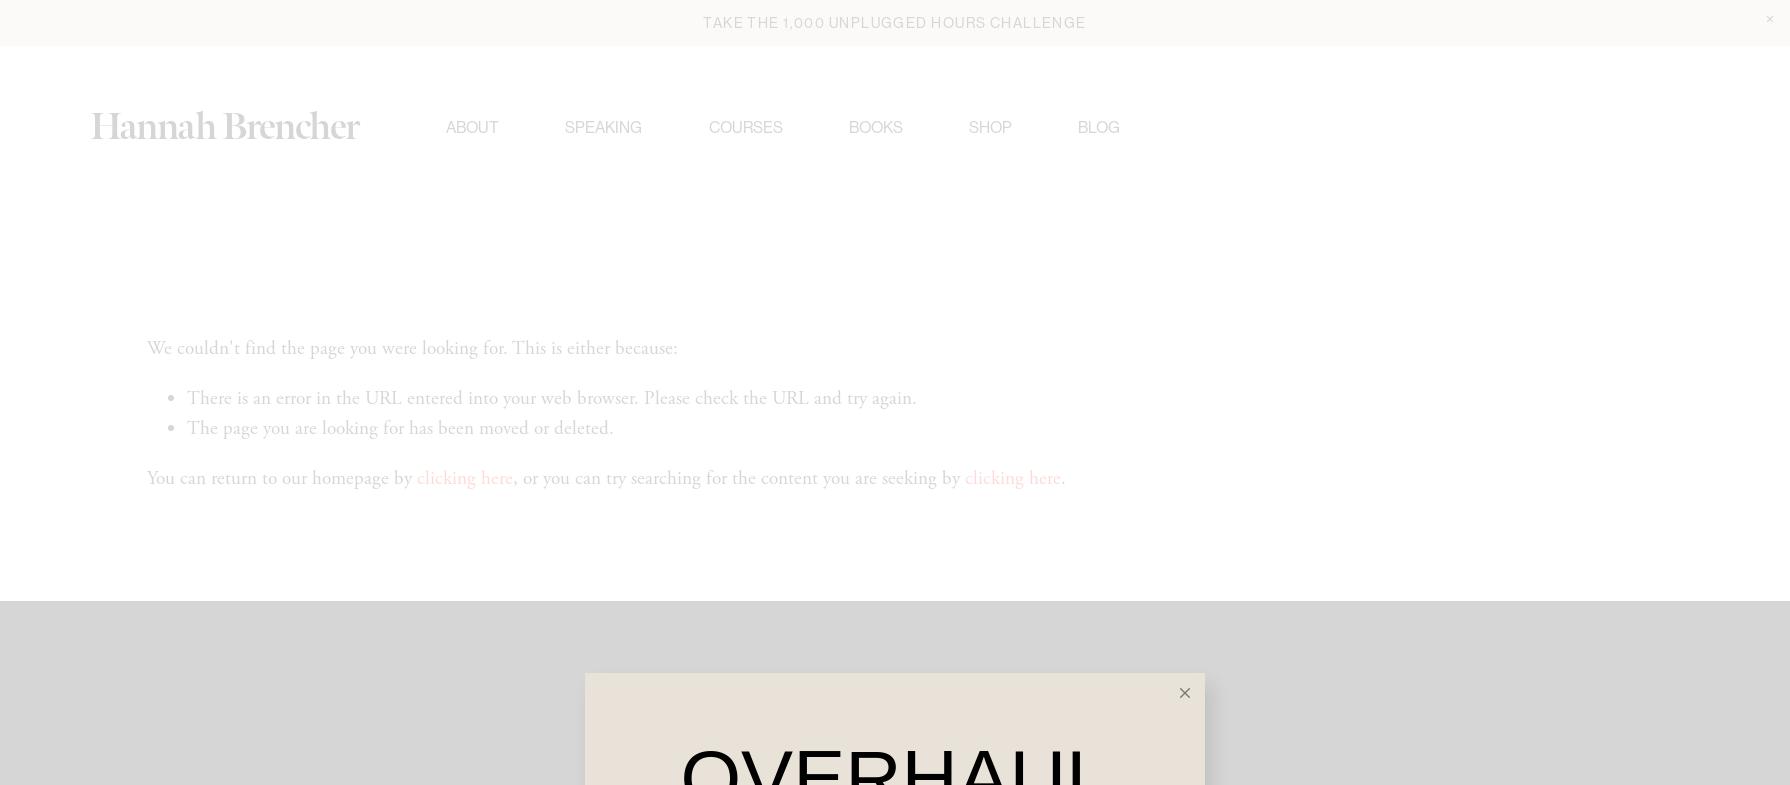  Describe the element at coordinates (1077, 128) in the screenshot. I see `'Blog'` at that location.